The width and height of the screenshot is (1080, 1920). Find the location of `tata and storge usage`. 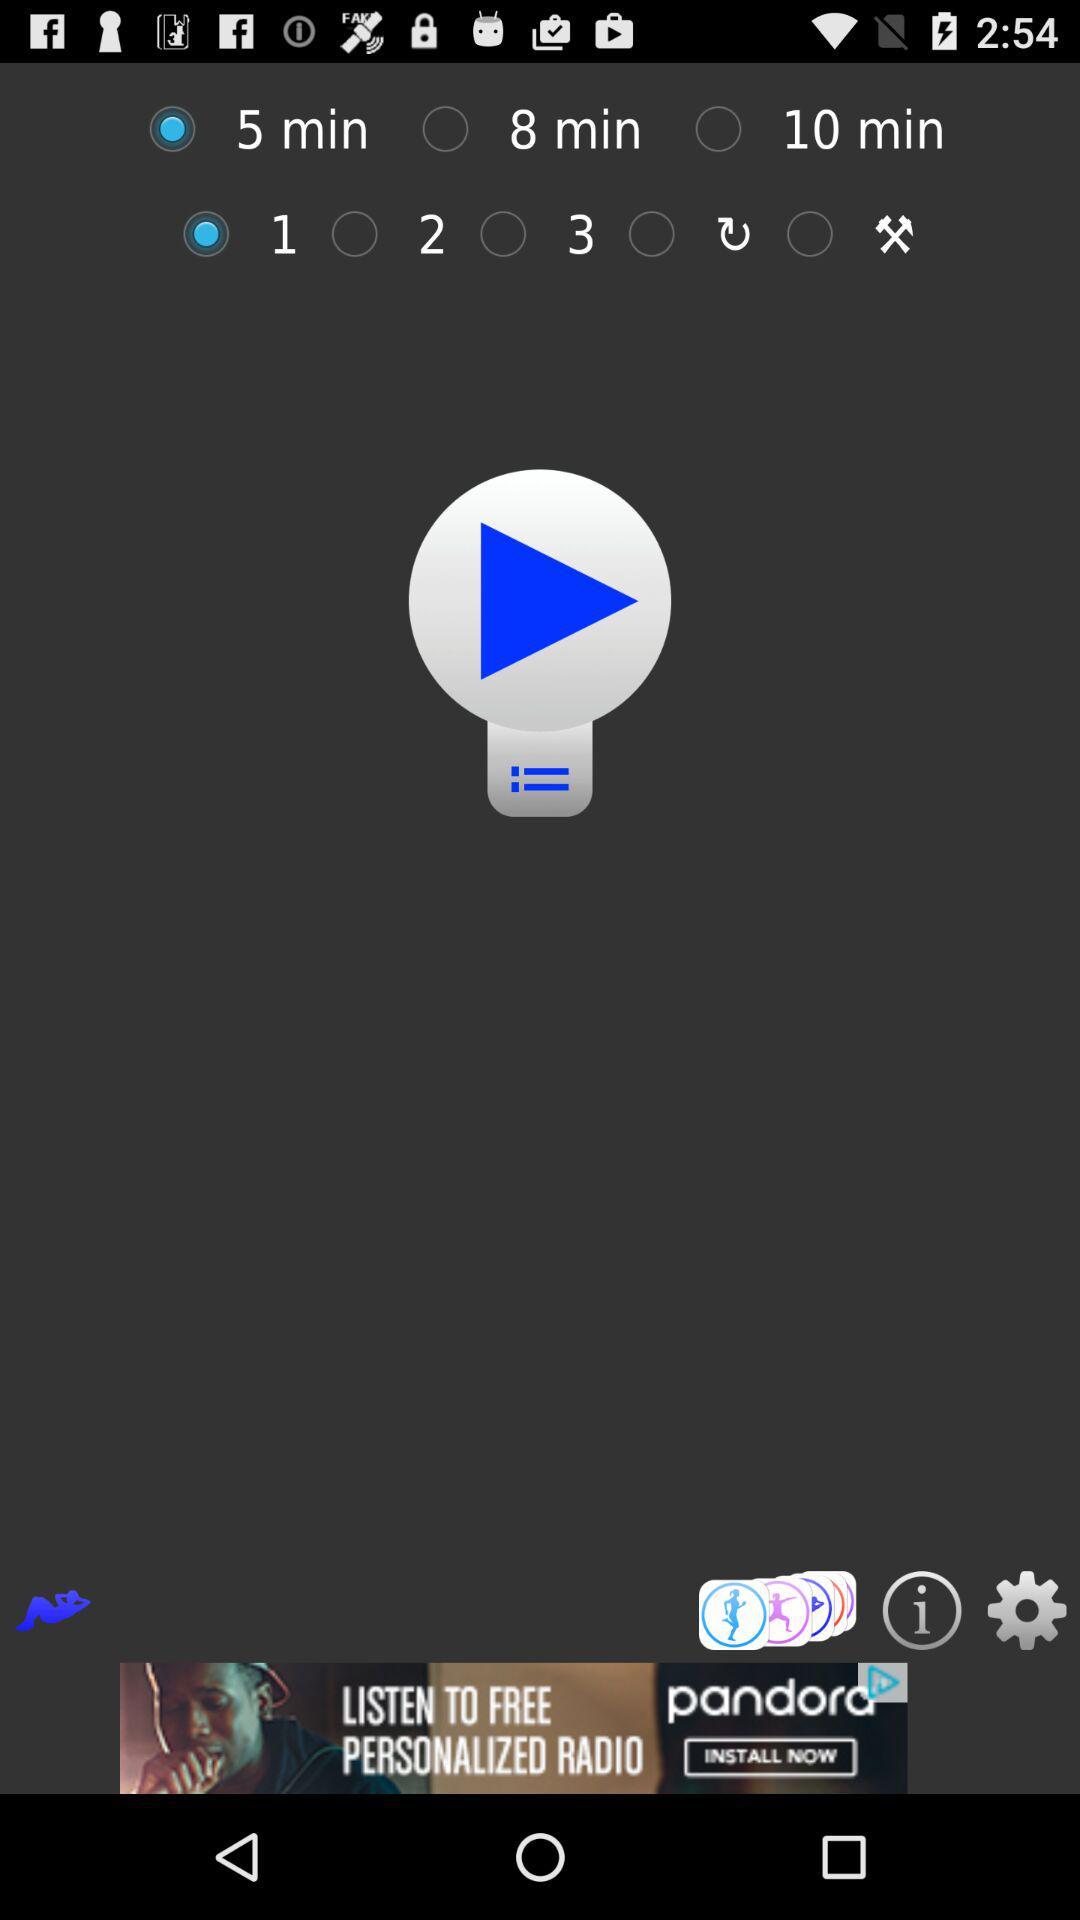

tata and storge usage is located at coordinates (820, 234).